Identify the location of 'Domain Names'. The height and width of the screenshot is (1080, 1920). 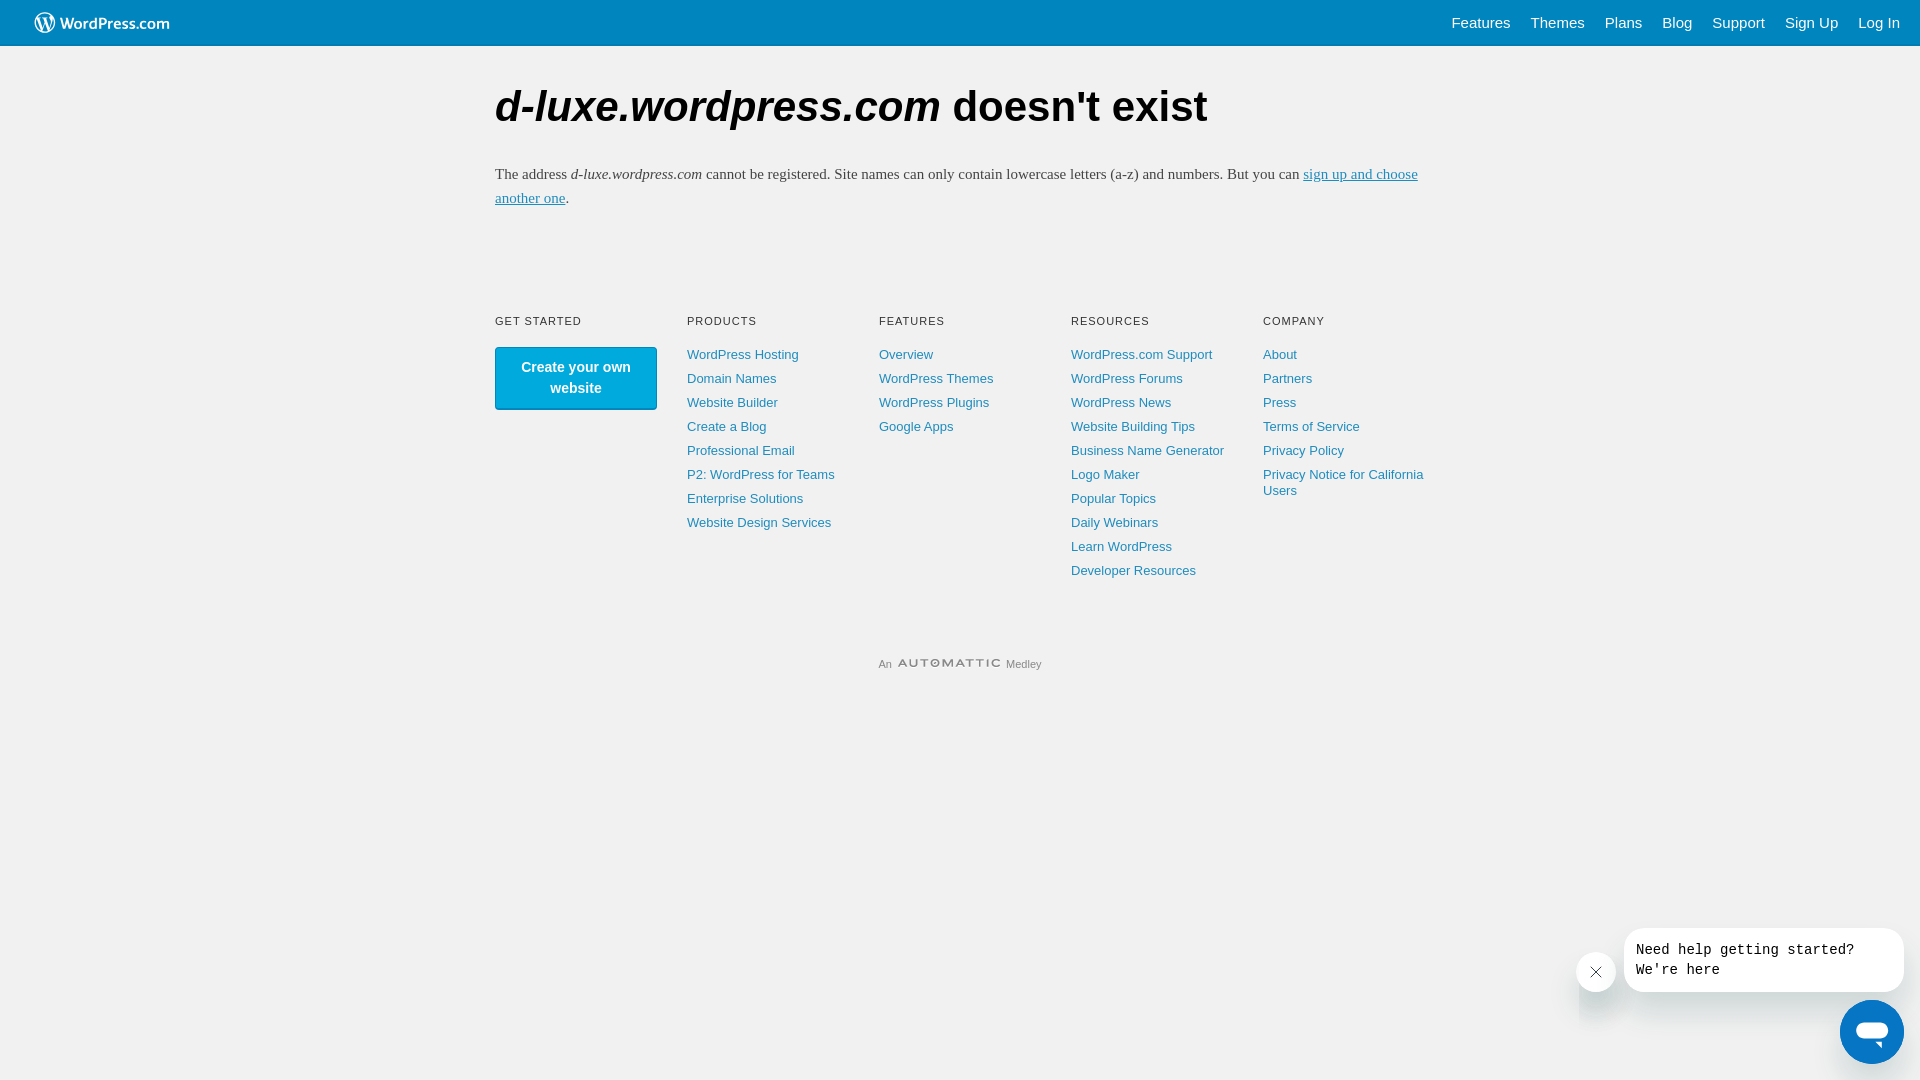
(730, 378).